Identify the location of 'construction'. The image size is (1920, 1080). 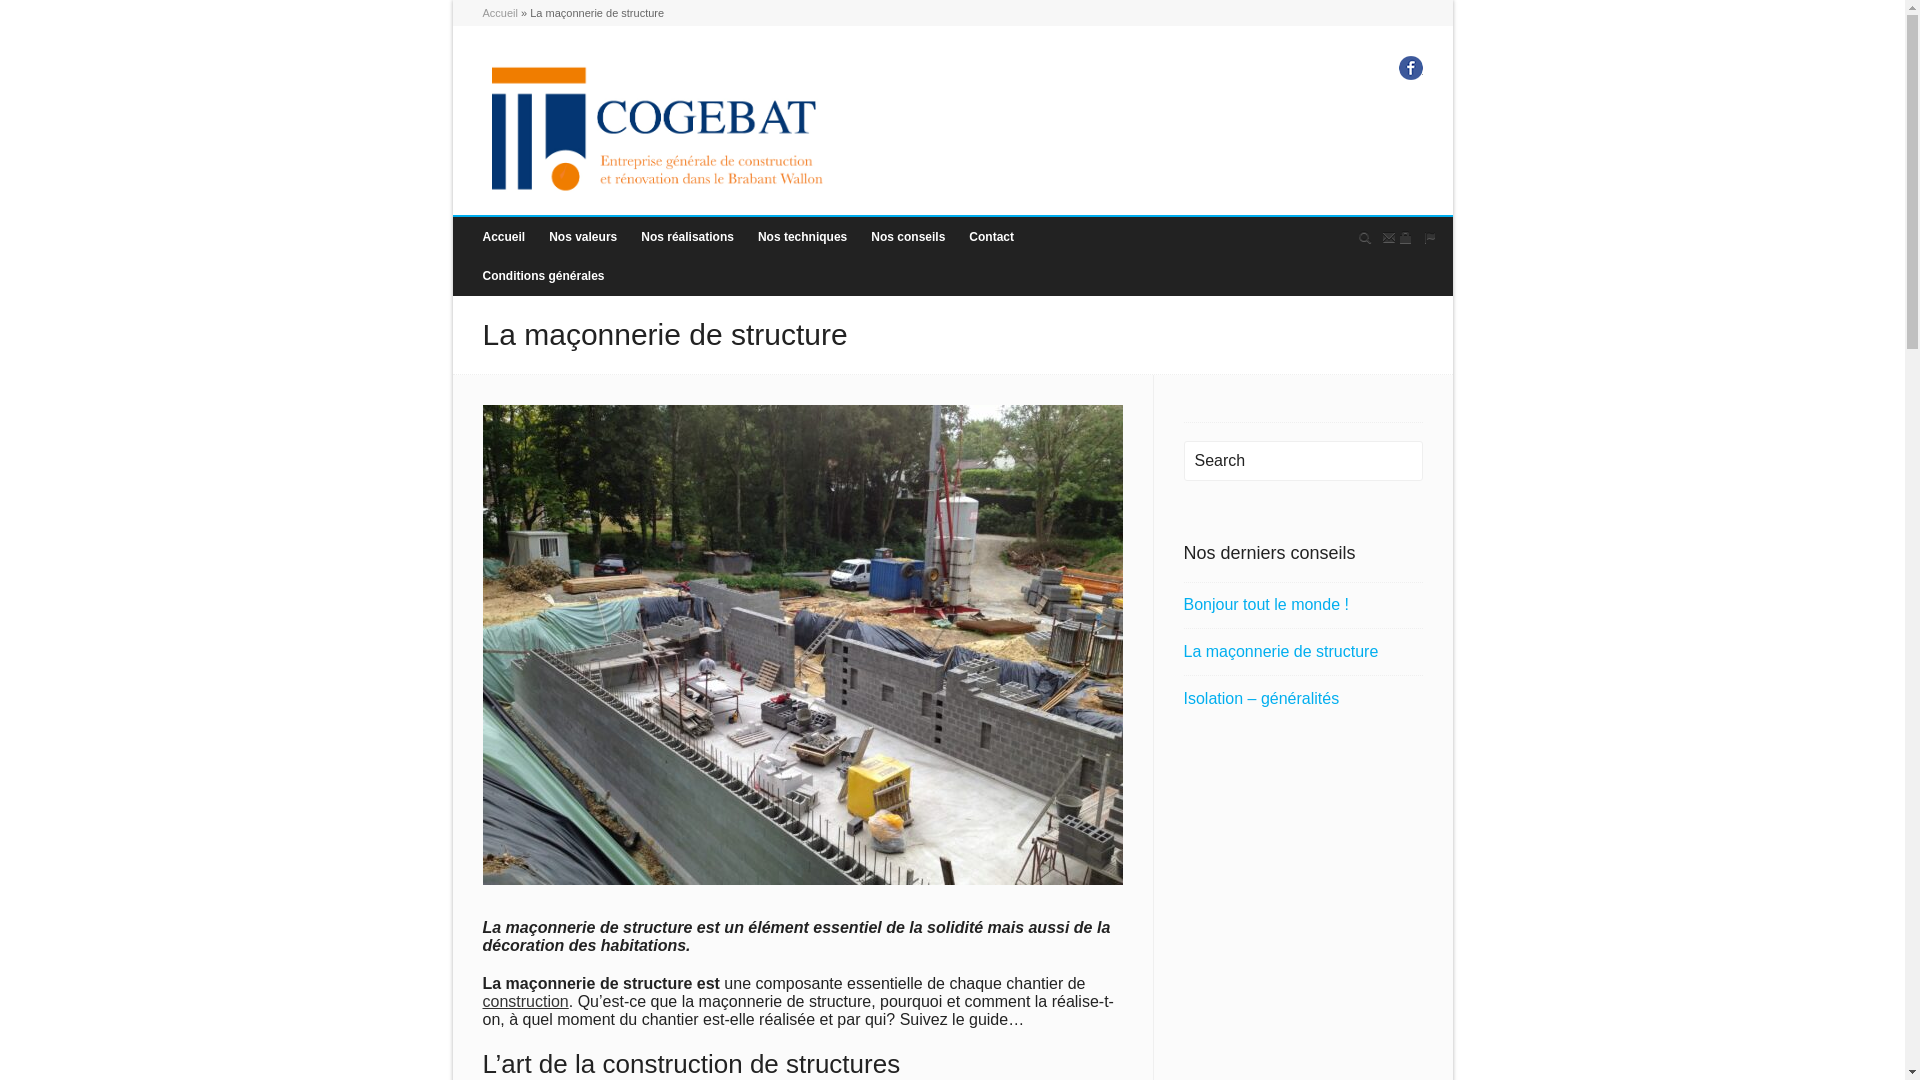
(524, 1001).